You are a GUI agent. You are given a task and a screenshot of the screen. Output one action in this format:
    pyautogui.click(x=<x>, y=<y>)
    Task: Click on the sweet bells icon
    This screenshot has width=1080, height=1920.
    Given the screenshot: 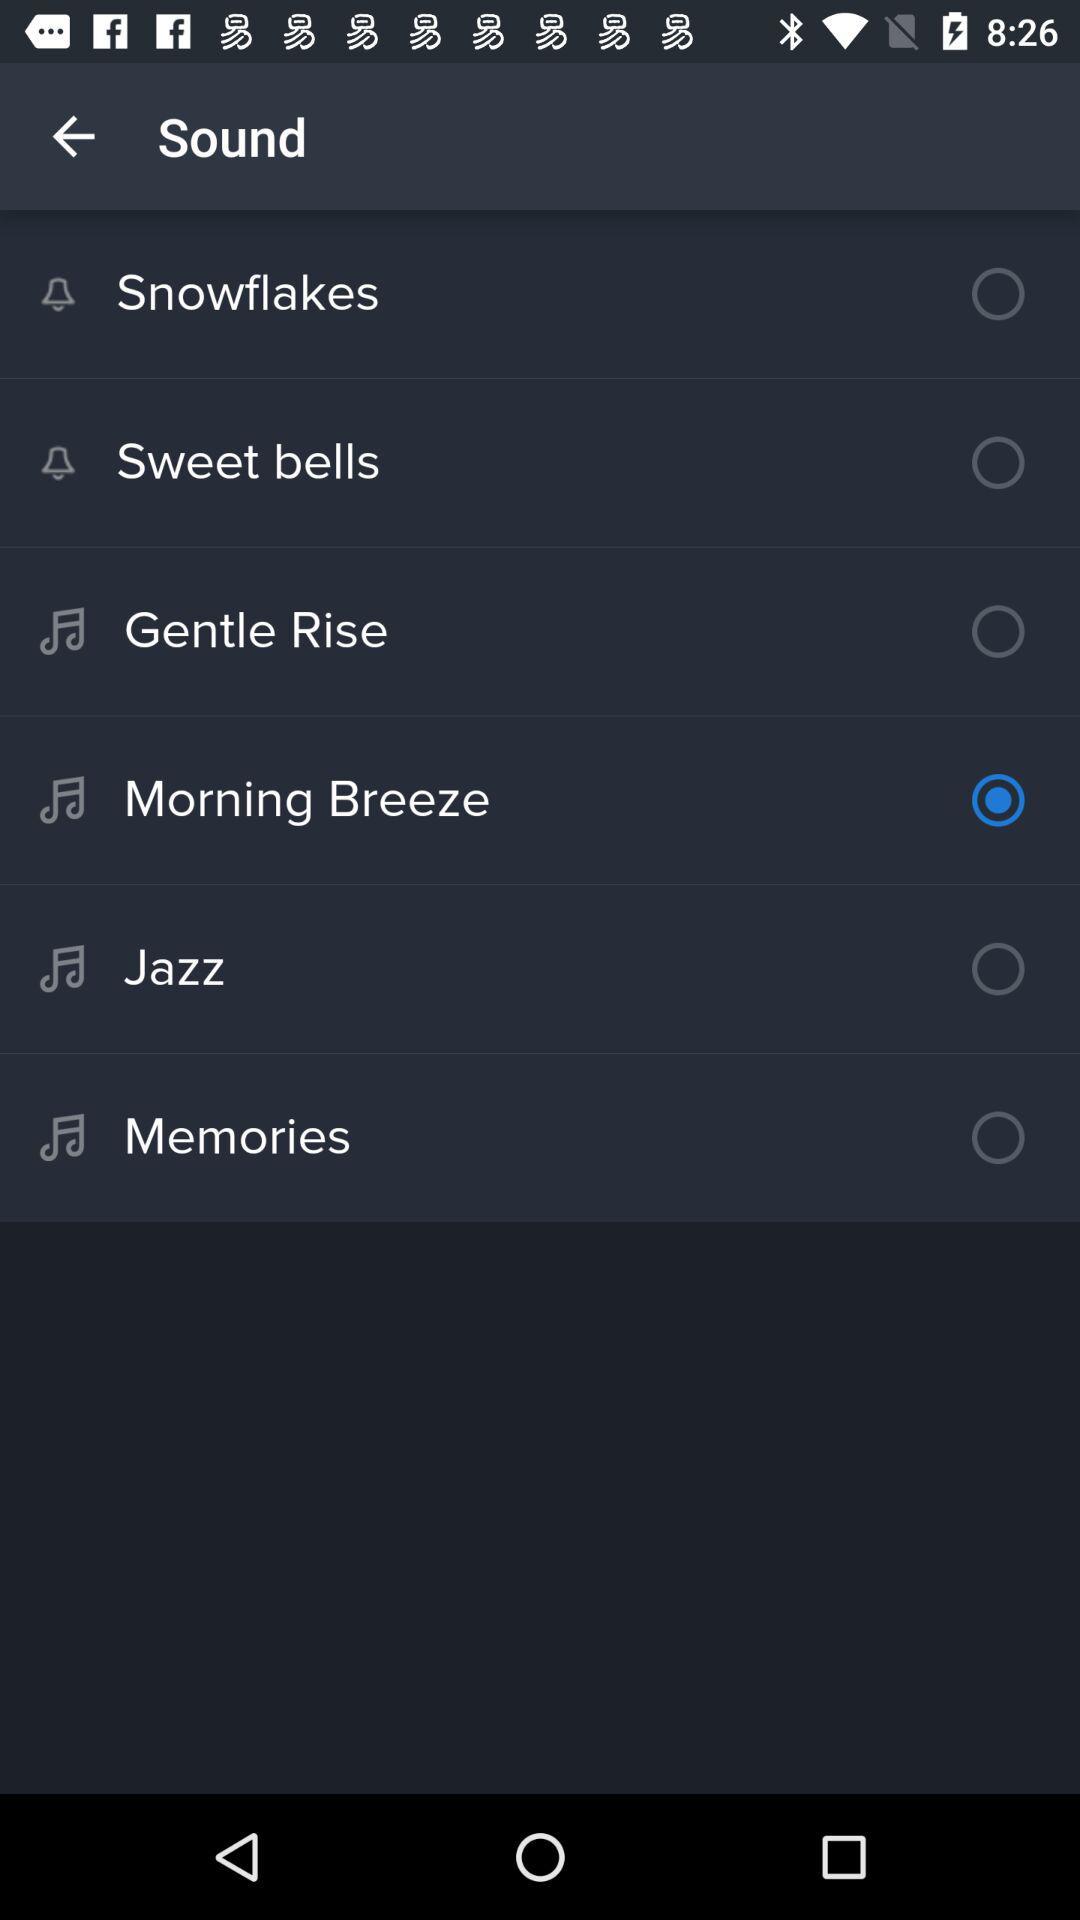 What is the action you would take?
    pyautogui.click(x=540, y=461)
    